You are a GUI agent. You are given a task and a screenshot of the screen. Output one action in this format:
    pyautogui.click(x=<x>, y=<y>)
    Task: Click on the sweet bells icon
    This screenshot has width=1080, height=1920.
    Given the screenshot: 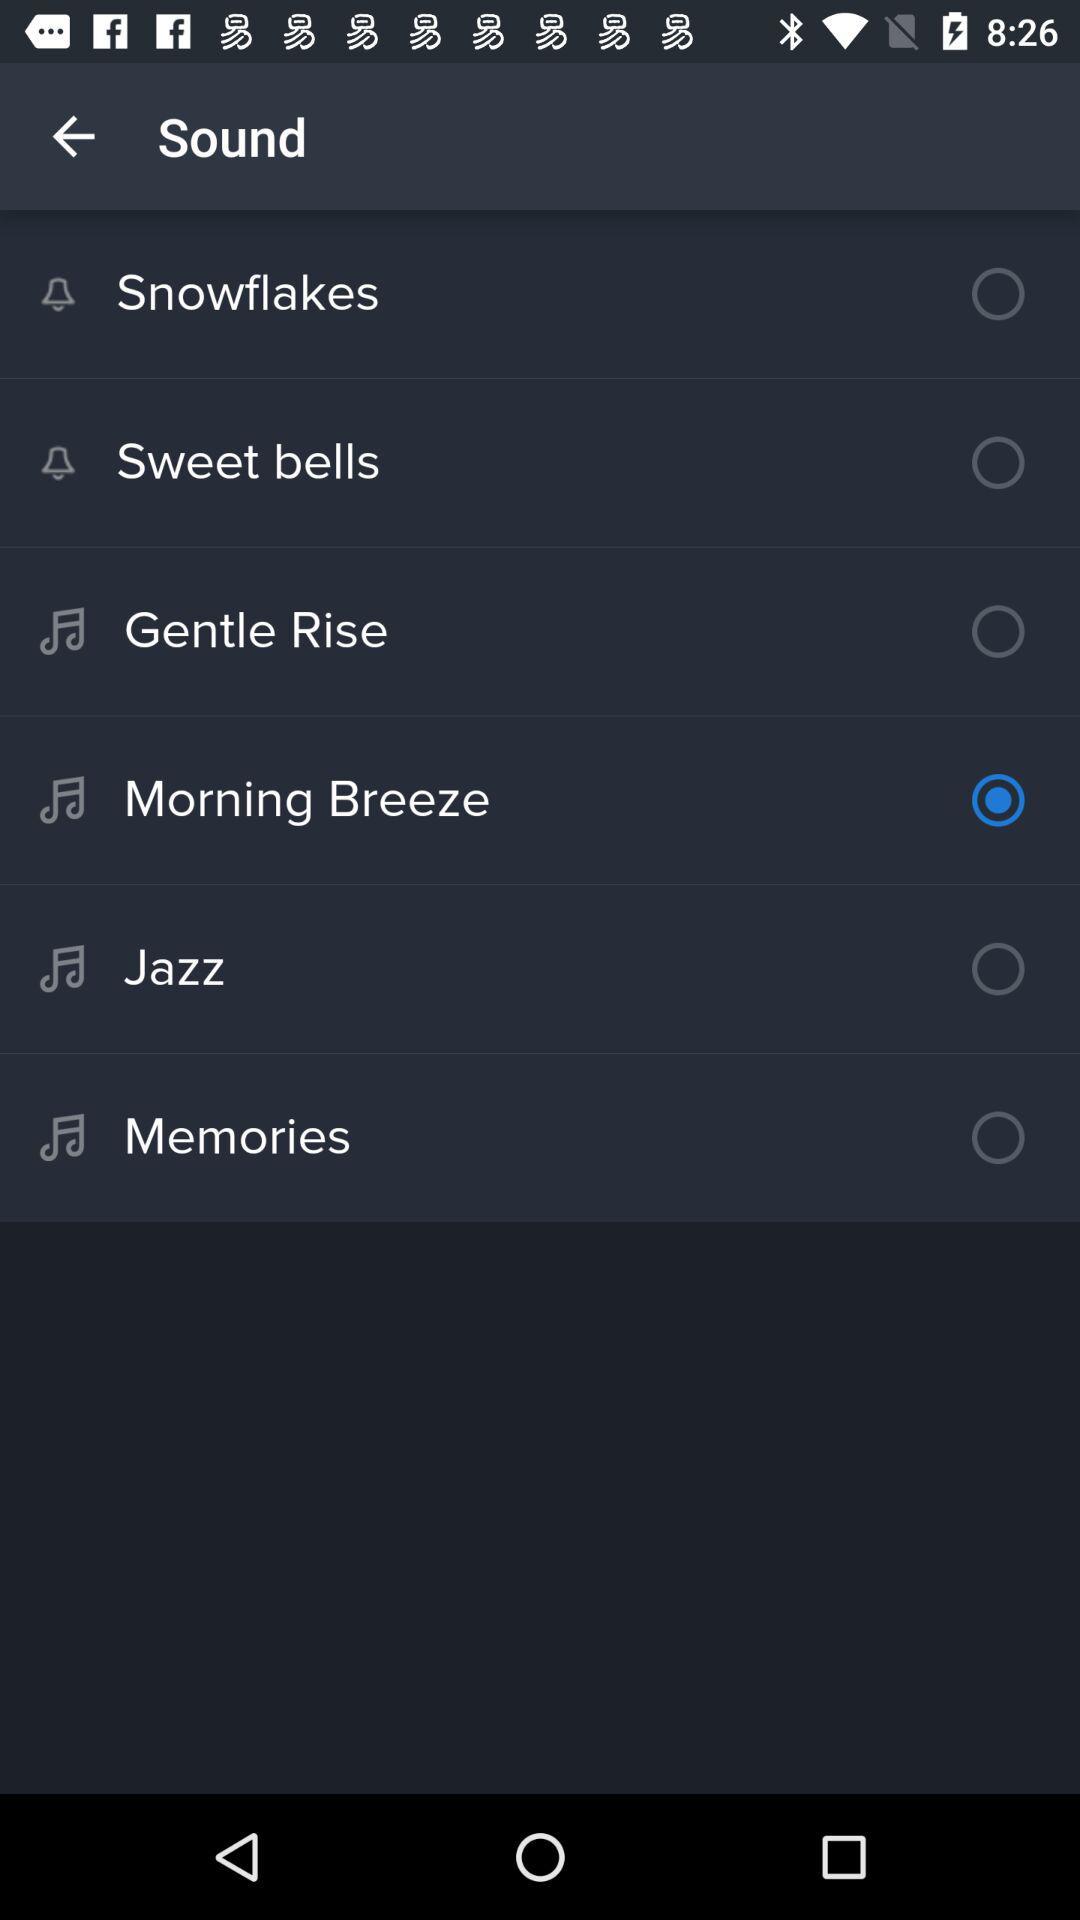 What is the action you would take?
    pyautogui.click(x=540, y=461)
    